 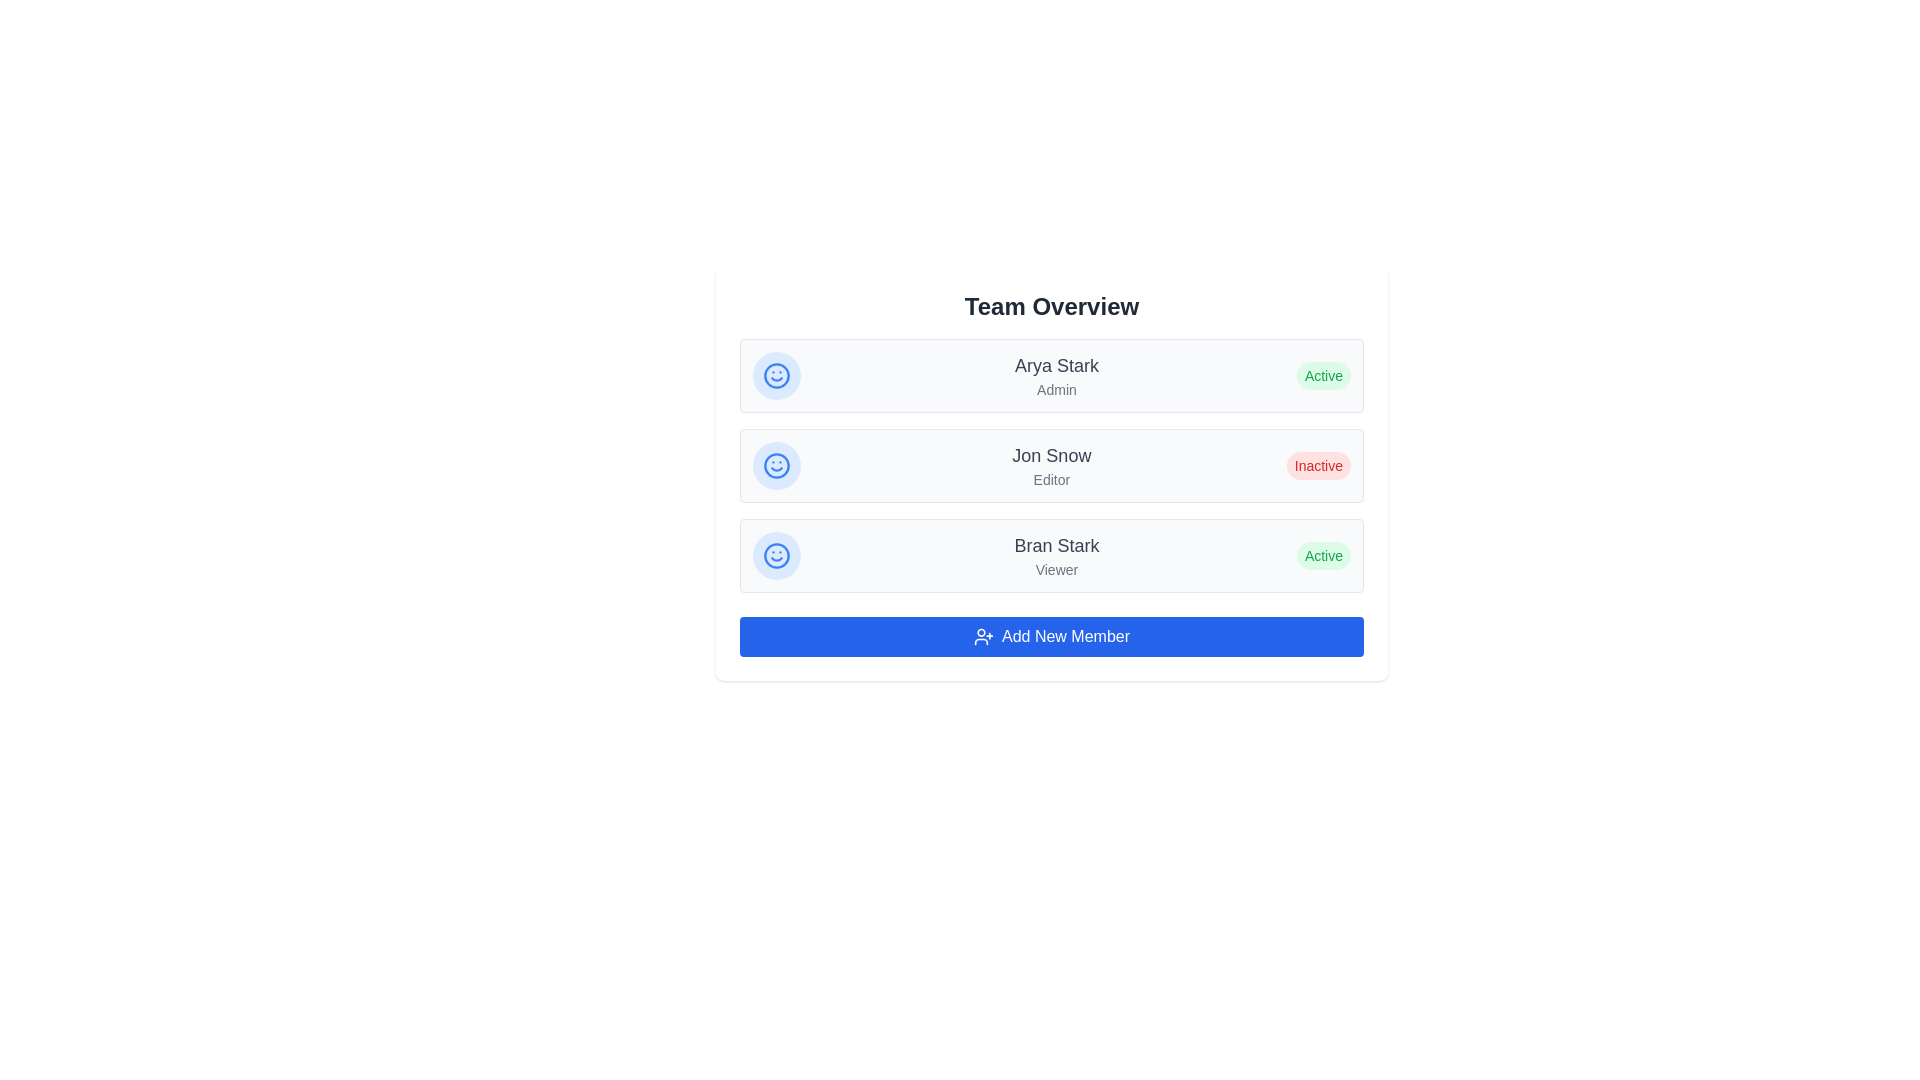 I want to click on the 'Add New Member' button, which is a rounded rectangular button with a blue background and white text, located at the bottom of the 'Team Overview' section, so click(x=1050, y=636).